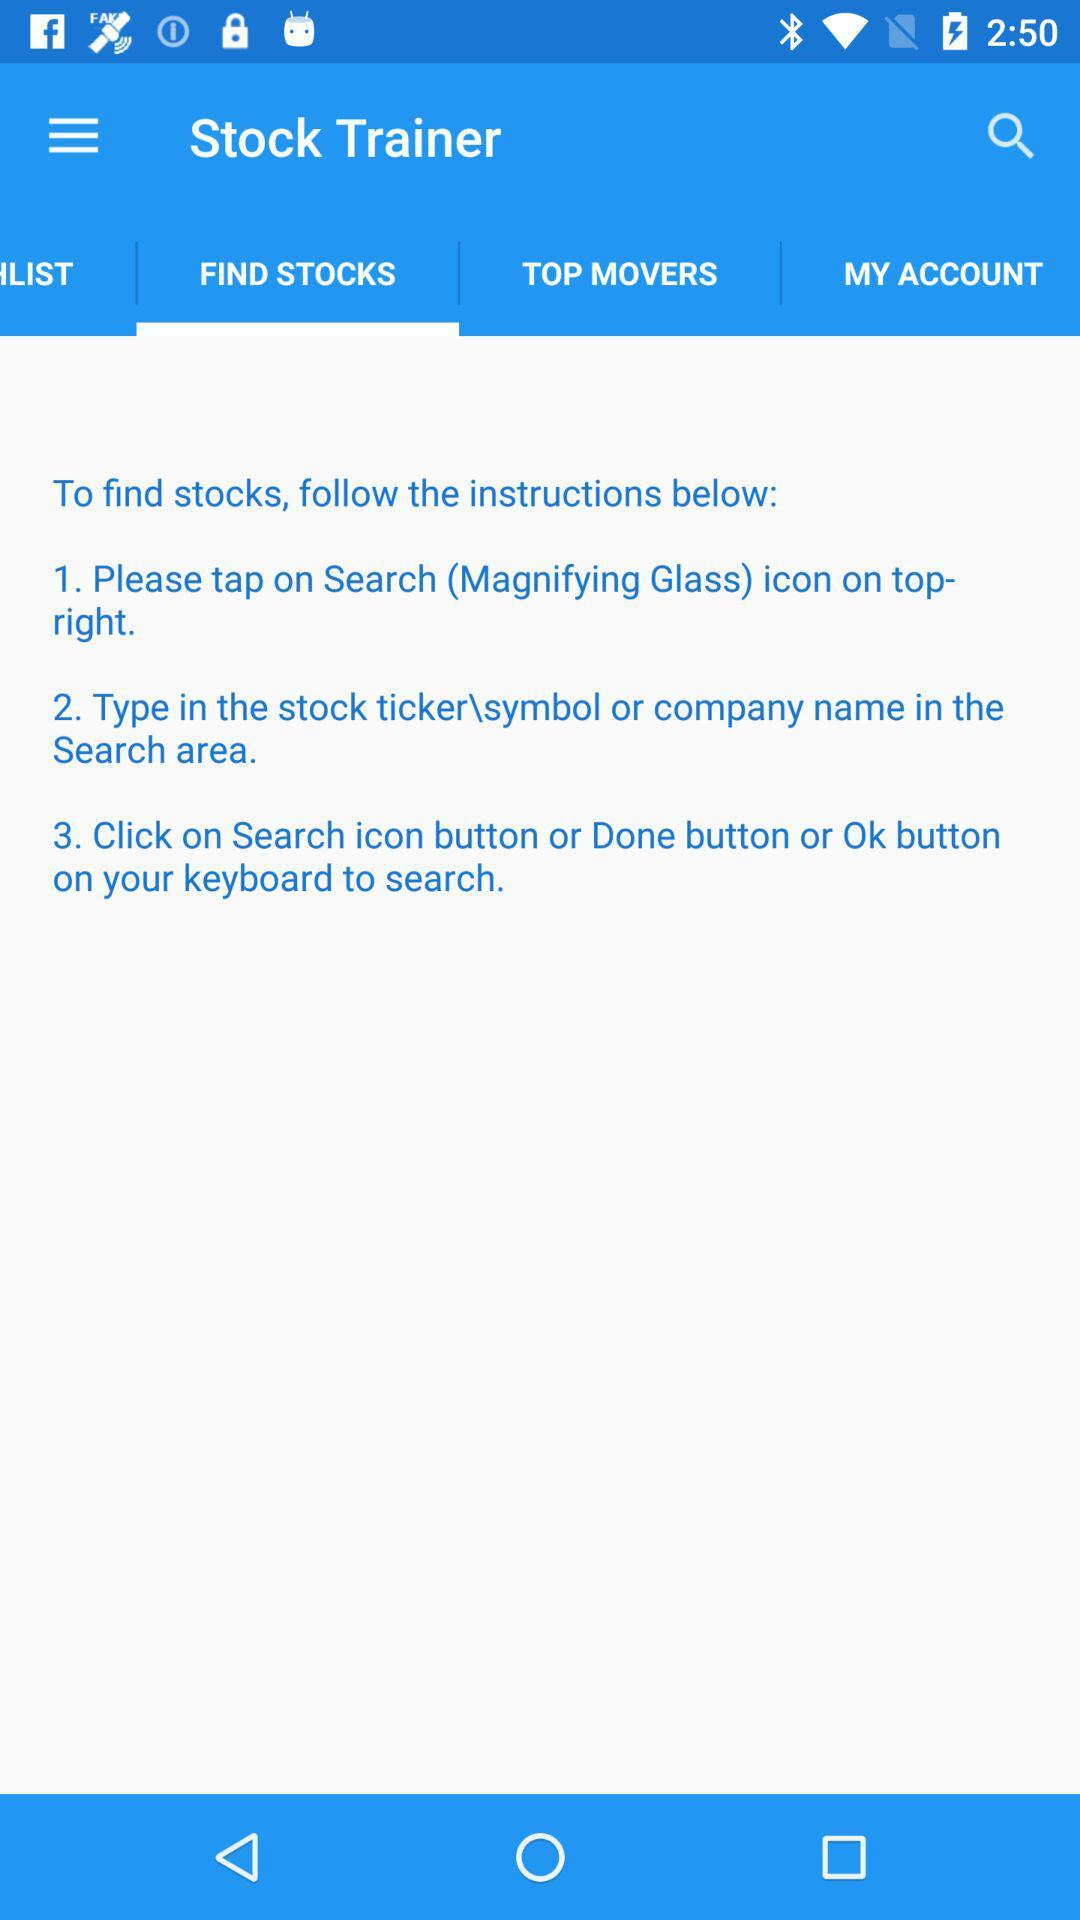 This screenshot has width=1080, height=1920. What do you see at coordinates (618, 272) in the screenshot?
I see `app next to my account` at bounding box center [618, 272].